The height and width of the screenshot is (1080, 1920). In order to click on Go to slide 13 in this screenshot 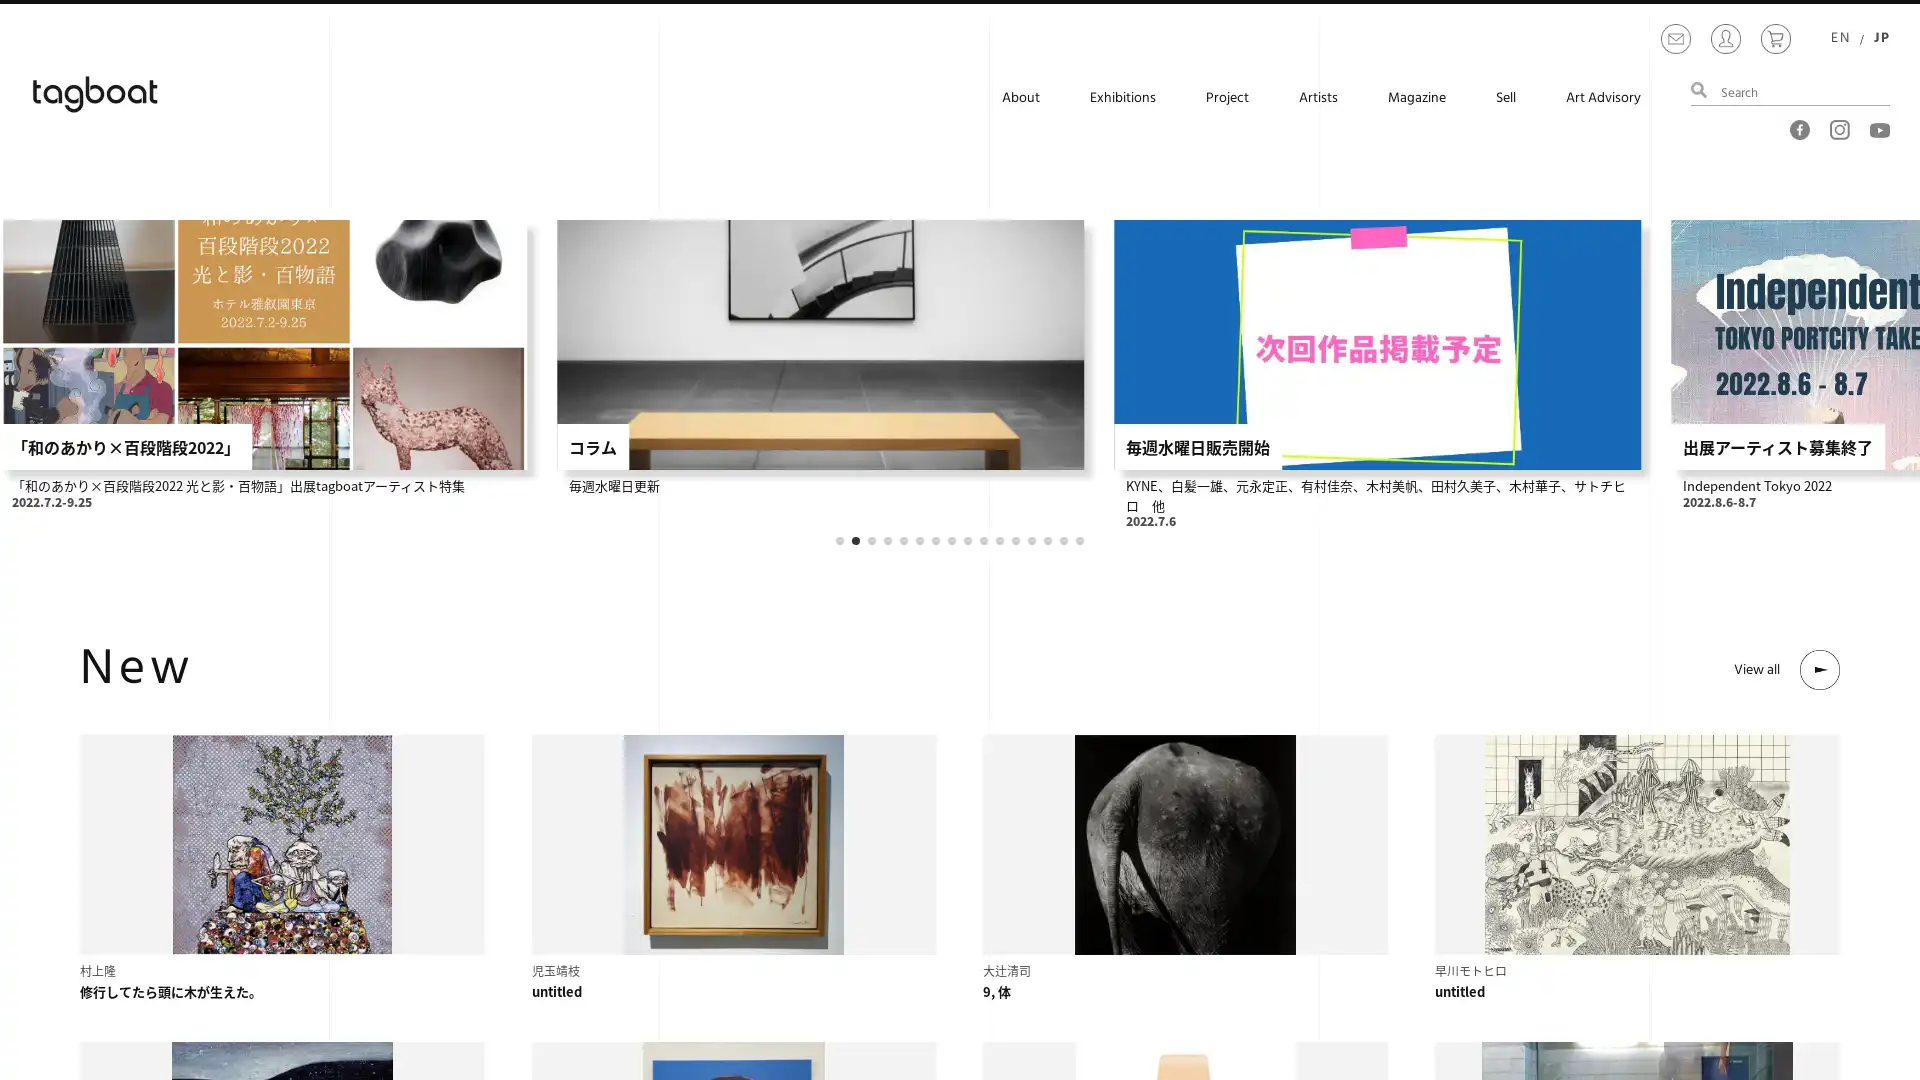, I will do `click(1032, 540)`.